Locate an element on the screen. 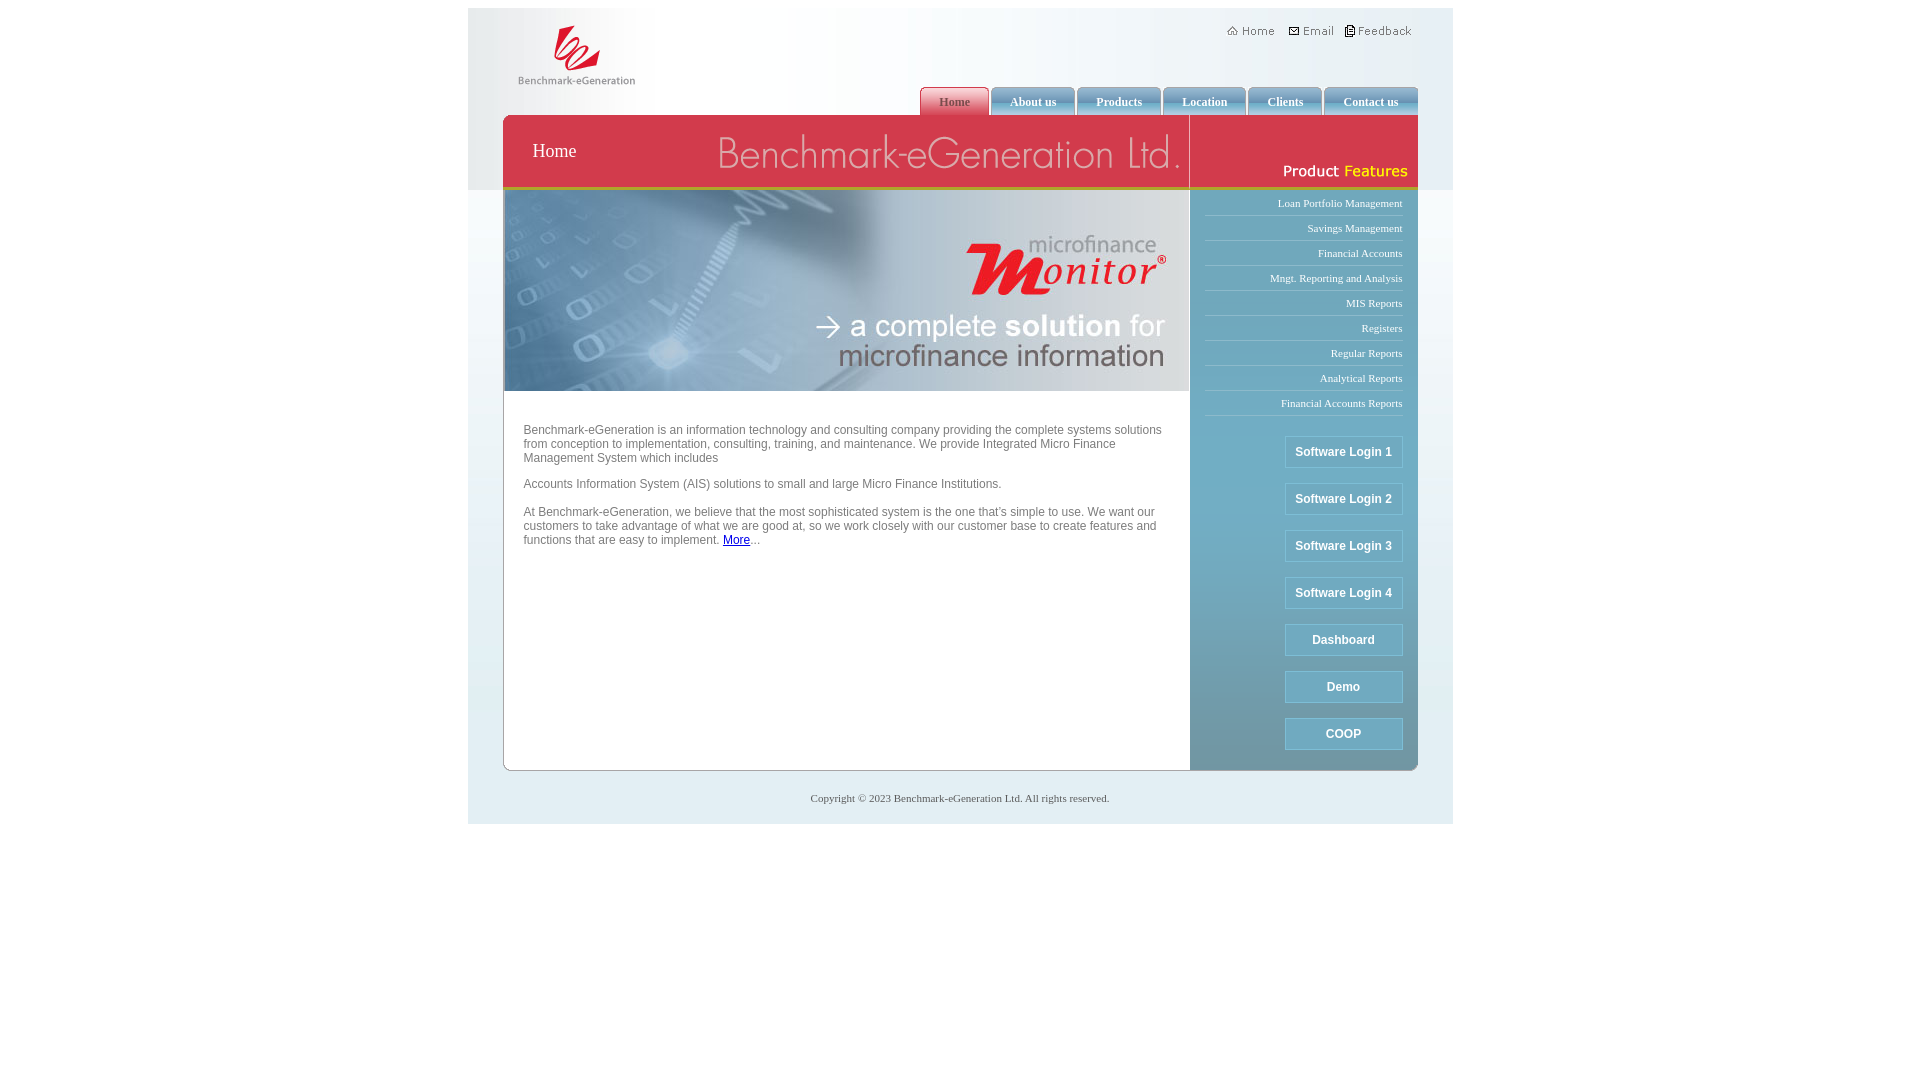  'Financial Accounts' is located at coordinates (1302, 252).